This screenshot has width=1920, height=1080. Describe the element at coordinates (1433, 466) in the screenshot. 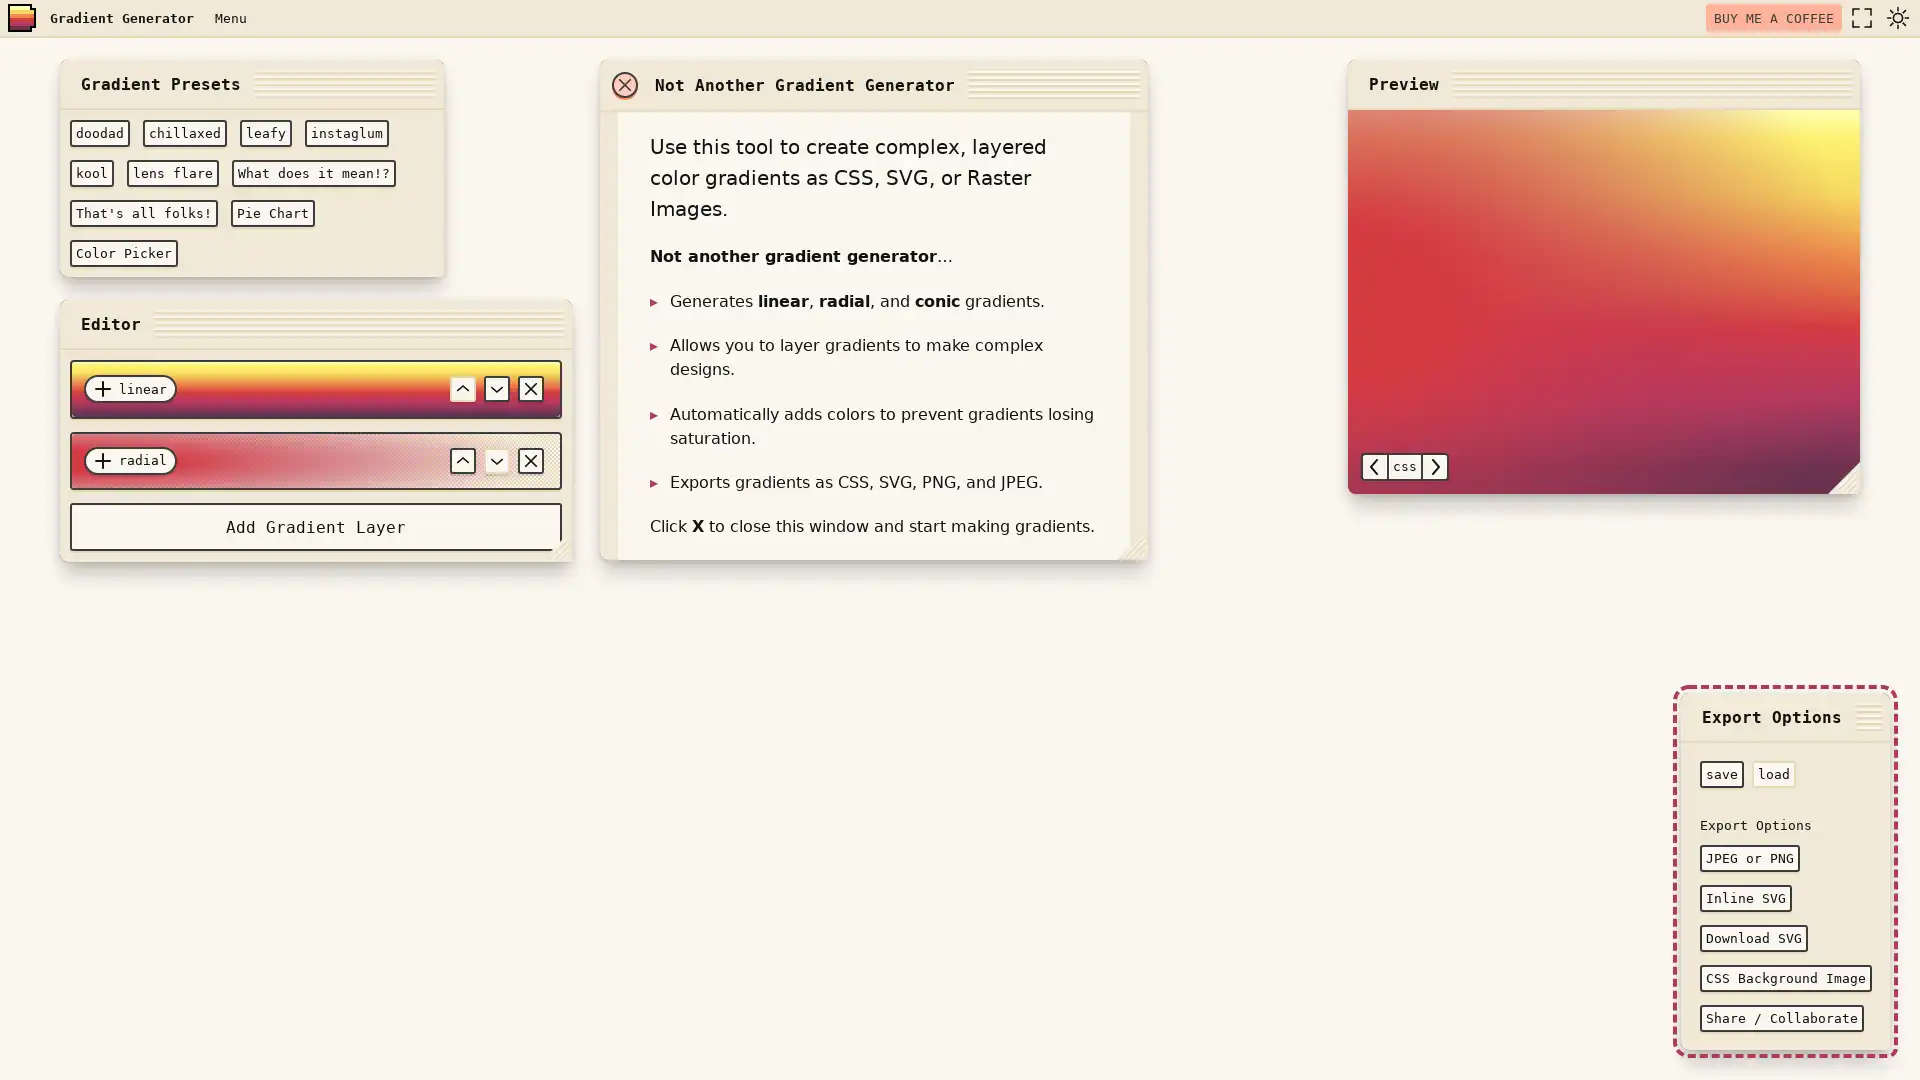

I see `select next option` at that location.